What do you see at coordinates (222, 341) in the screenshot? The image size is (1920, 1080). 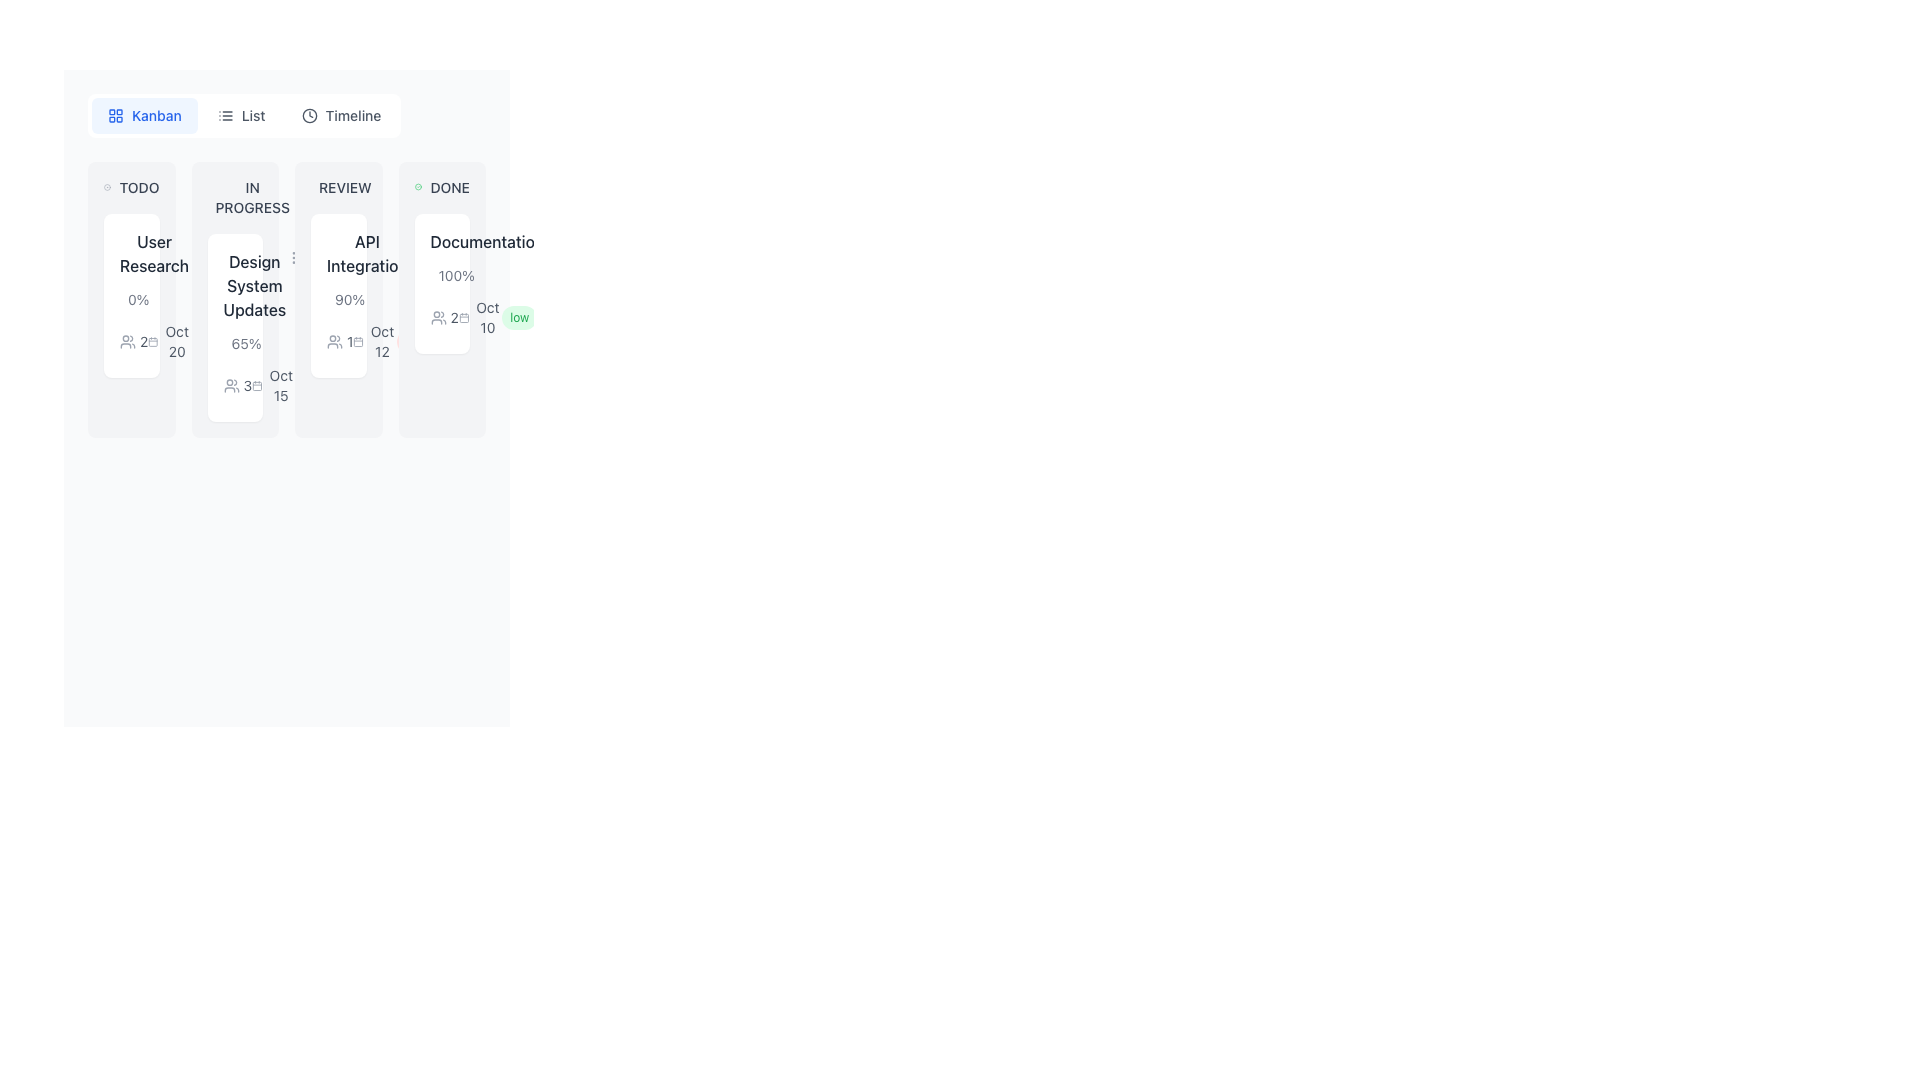 I see `the text label with the content 'medium', styled with rounded corners and a yellow background, located at the bottom-right of the card labeled 'Design System Updates'` at bounding box center [222, 341].